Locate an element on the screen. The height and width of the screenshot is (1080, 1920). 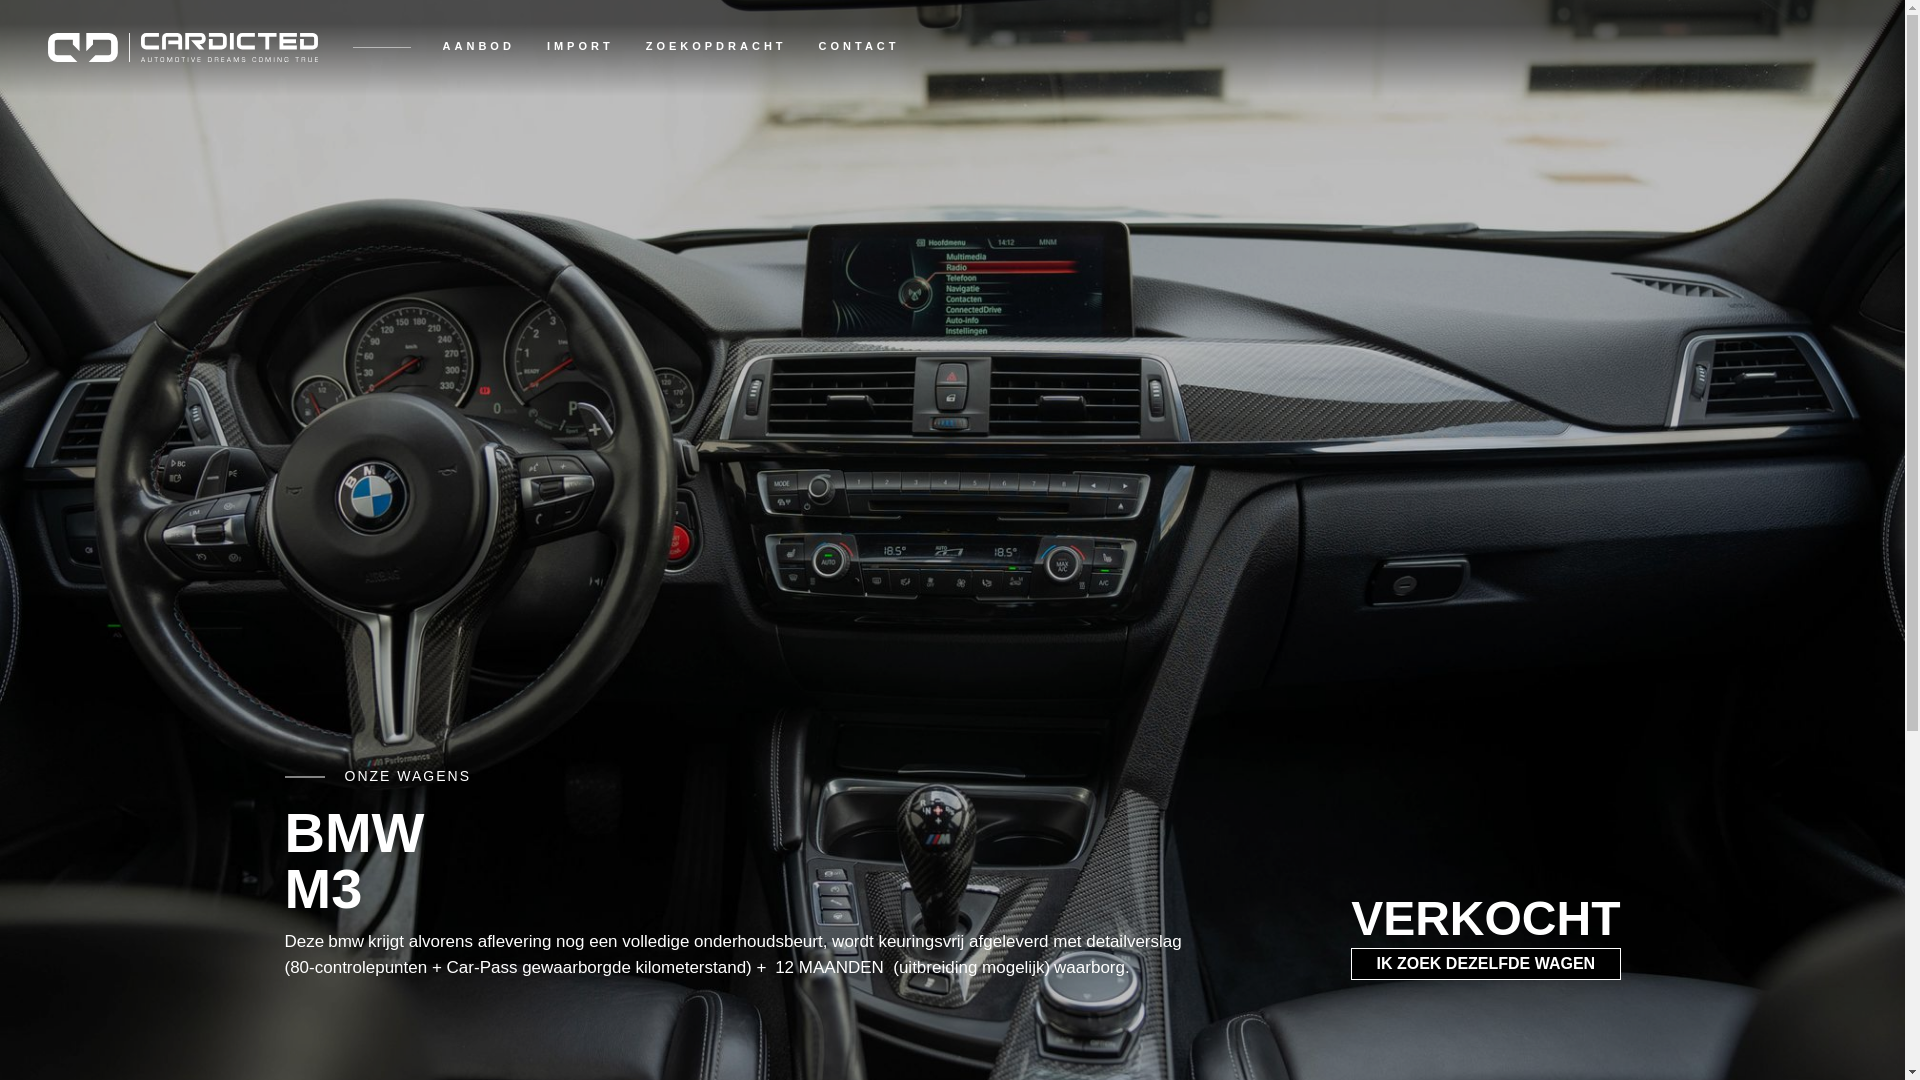
'IMPORT' is located at coordinates (579, 46).